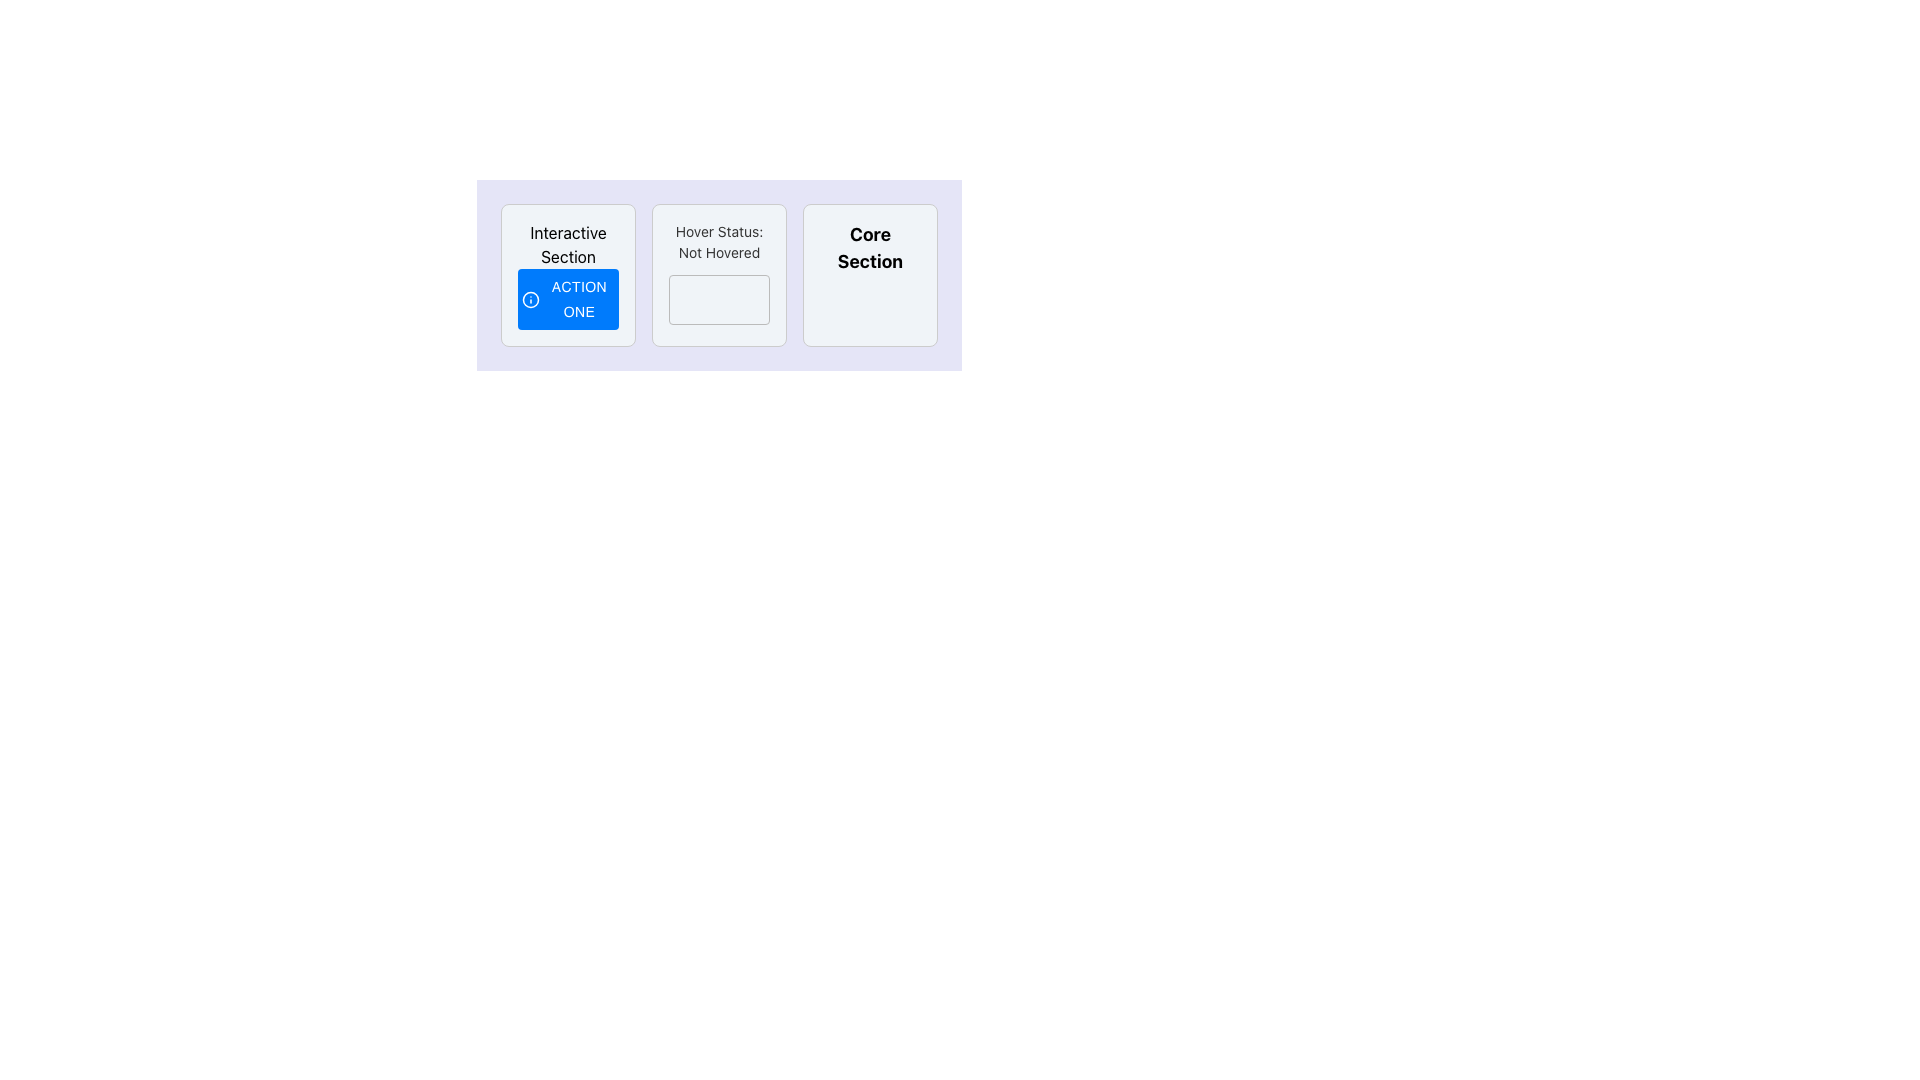 This screenshot has width=1920, height=1080. I want to click on the decorative SVG Circle Element that is part of the information icon within the 'Interactive Section', so click(531, 299).